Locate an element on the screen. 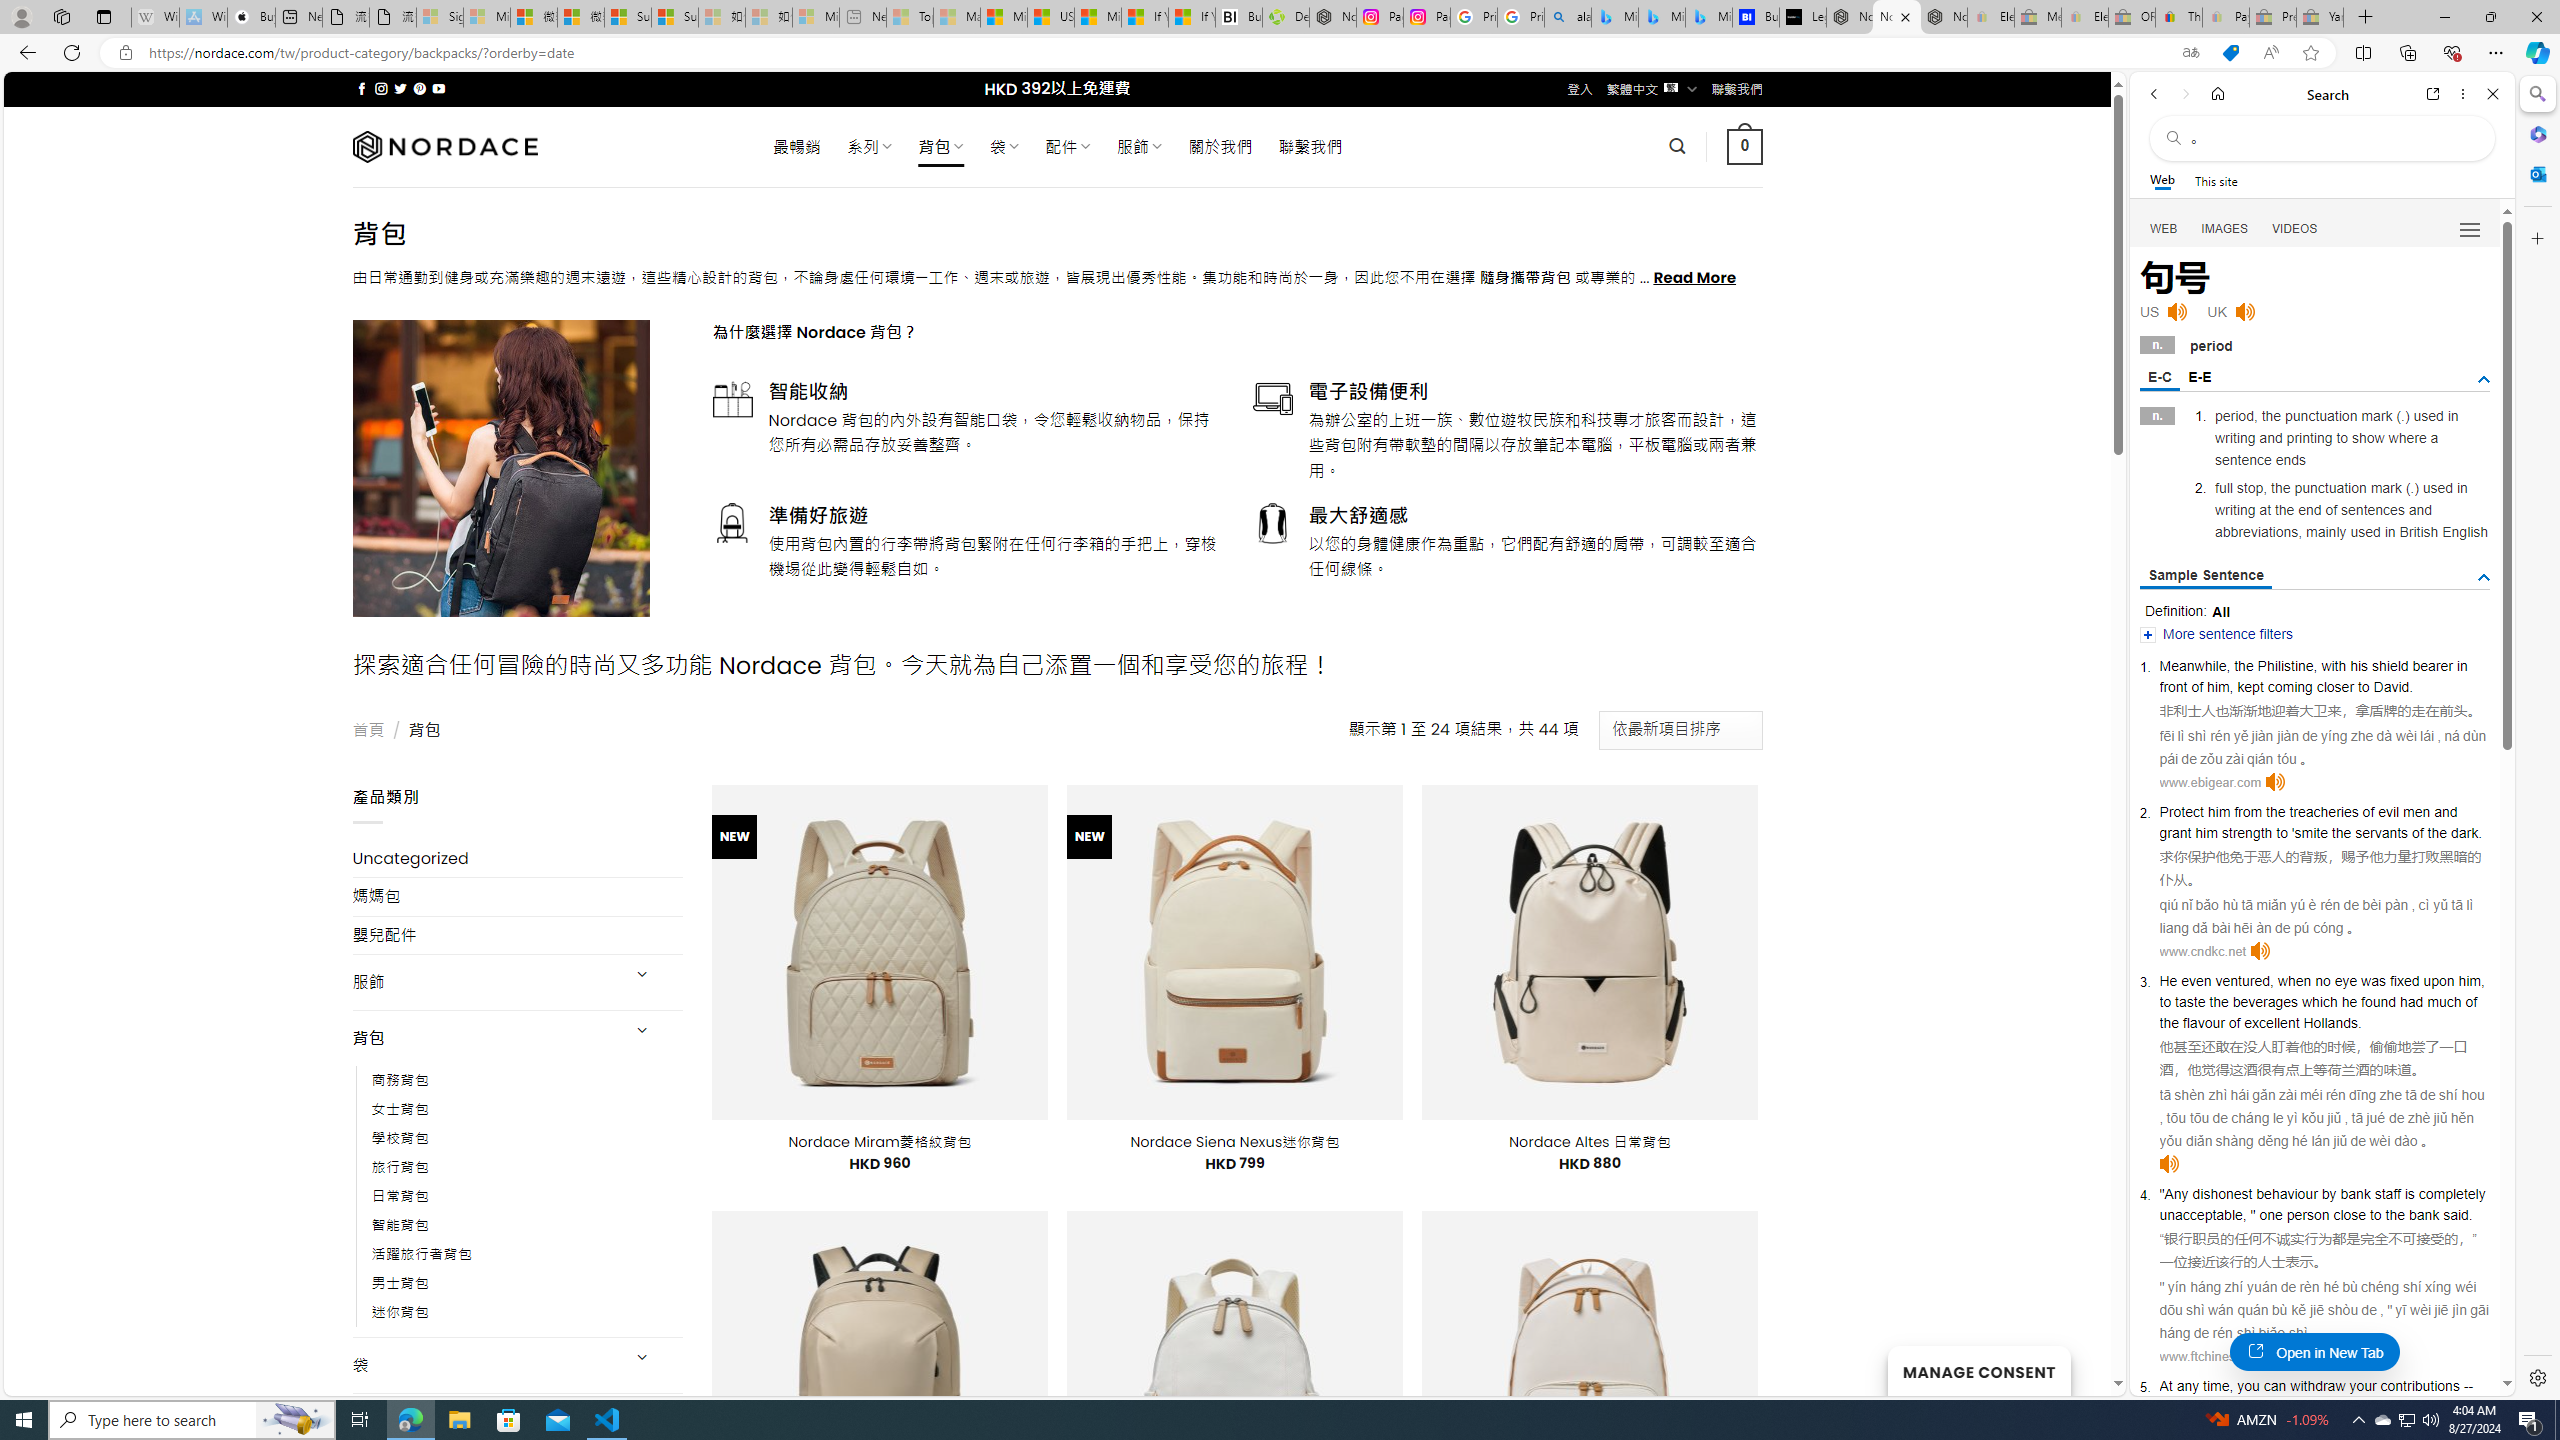 The width and height of the screenshot is (2560, 1440). 'unacceptable' is located at coordinates (2200, 1214).